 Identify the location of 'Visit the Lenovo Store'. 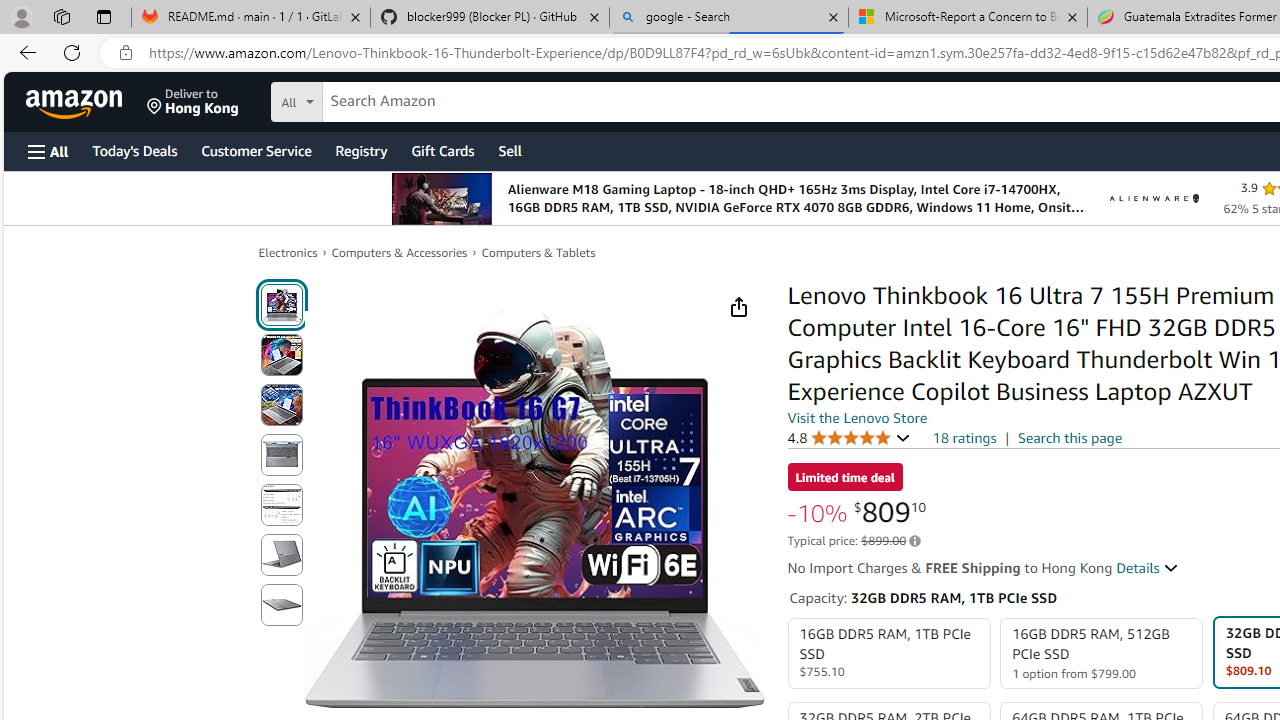
(857, 416).